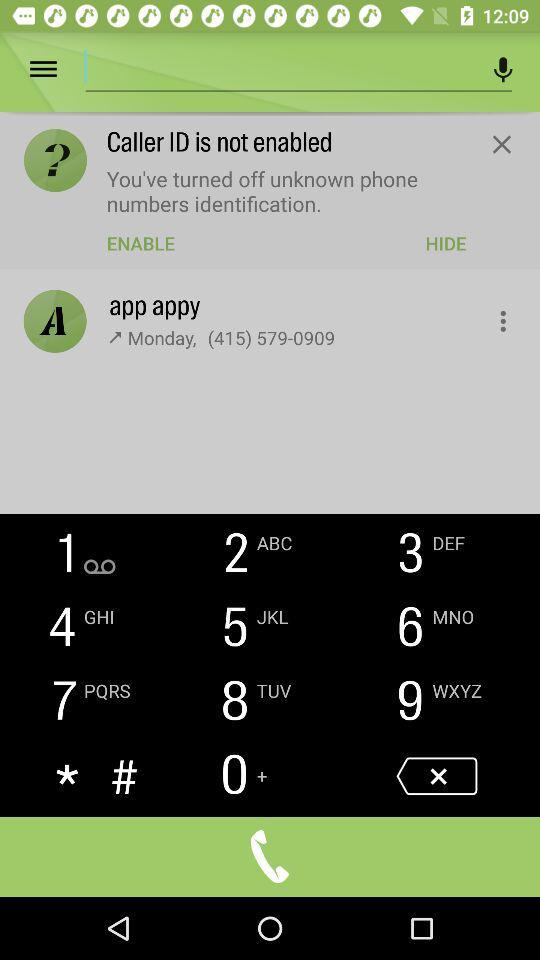  I want to click on phone call, so click(270, 855).